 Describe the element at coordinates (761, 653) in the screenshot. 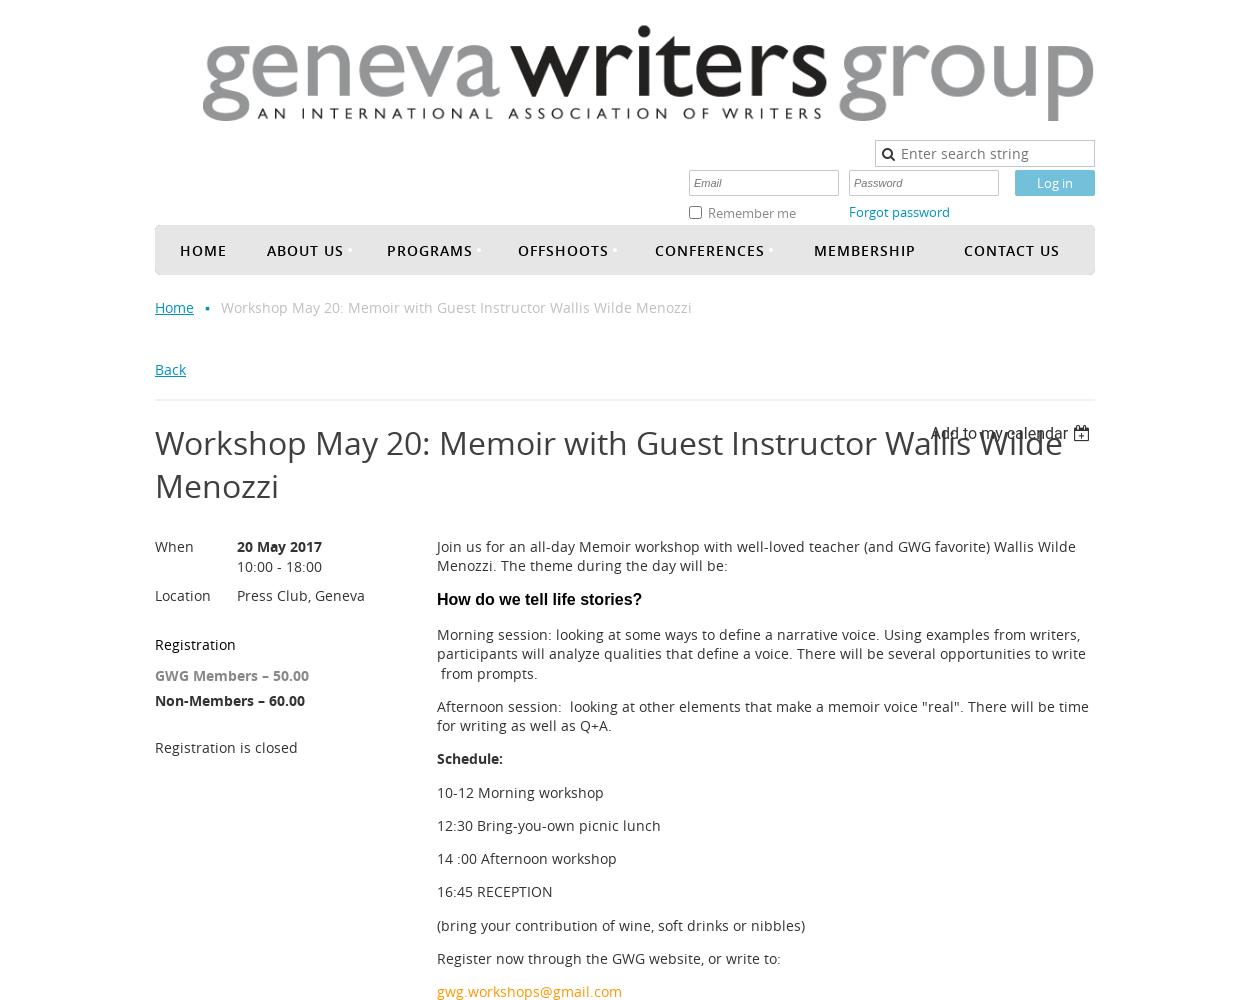

I see `'Morning session: looking at some ways to define a narrative voice. Using examples from writers, participants will analyze qualities that define a voice. There will be several opportunities to write  from prompts.'` at that location.